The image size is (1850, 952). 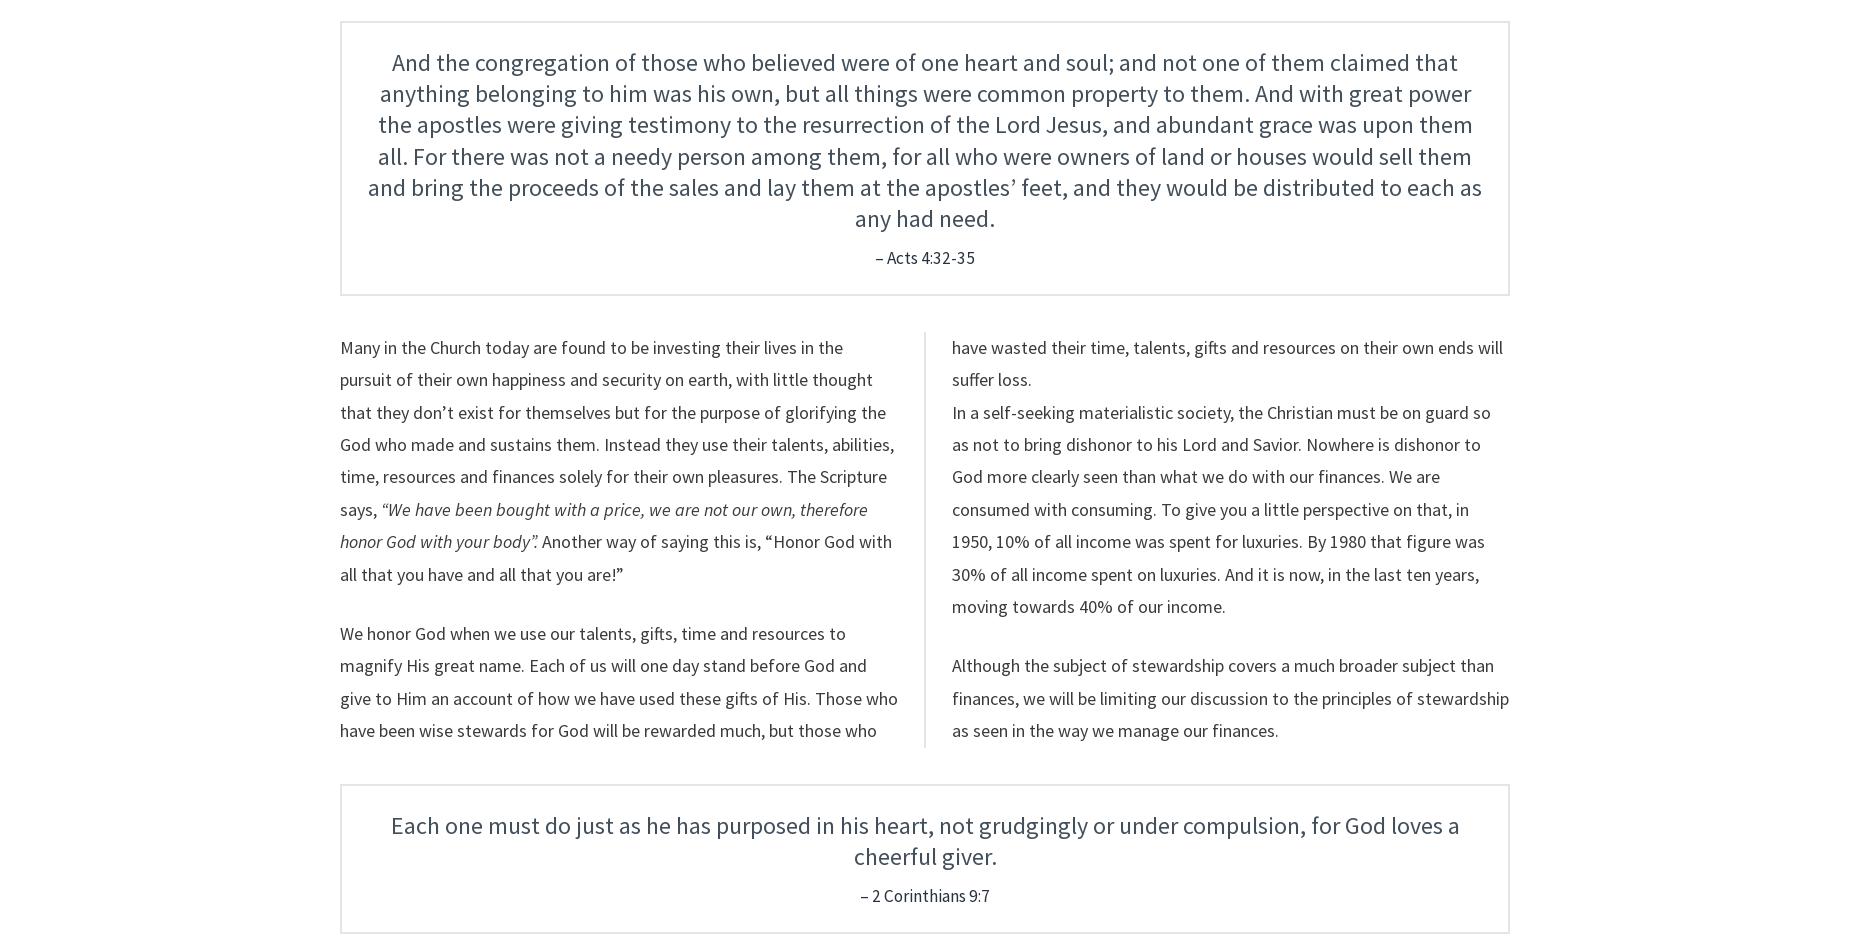 What do you see at coordinates (1220, 508) in the screenshot?
I see `'In a self-seeking materialistic society, the Christian must be on guard so as not to bring dishonor to his Lord and Savior. Nowhere is dishonor to God more clearly seen than what we do with our finances. We are consumed with consuming. To give you a little perspective on that, in 1950, 10% of all income was spent for luxuries. By 1980 that figure was 30% of all income spent on luxuries. And it is now, in the last ten years, moving towards 40% of our income.'` at bounding box center [1220, 508].